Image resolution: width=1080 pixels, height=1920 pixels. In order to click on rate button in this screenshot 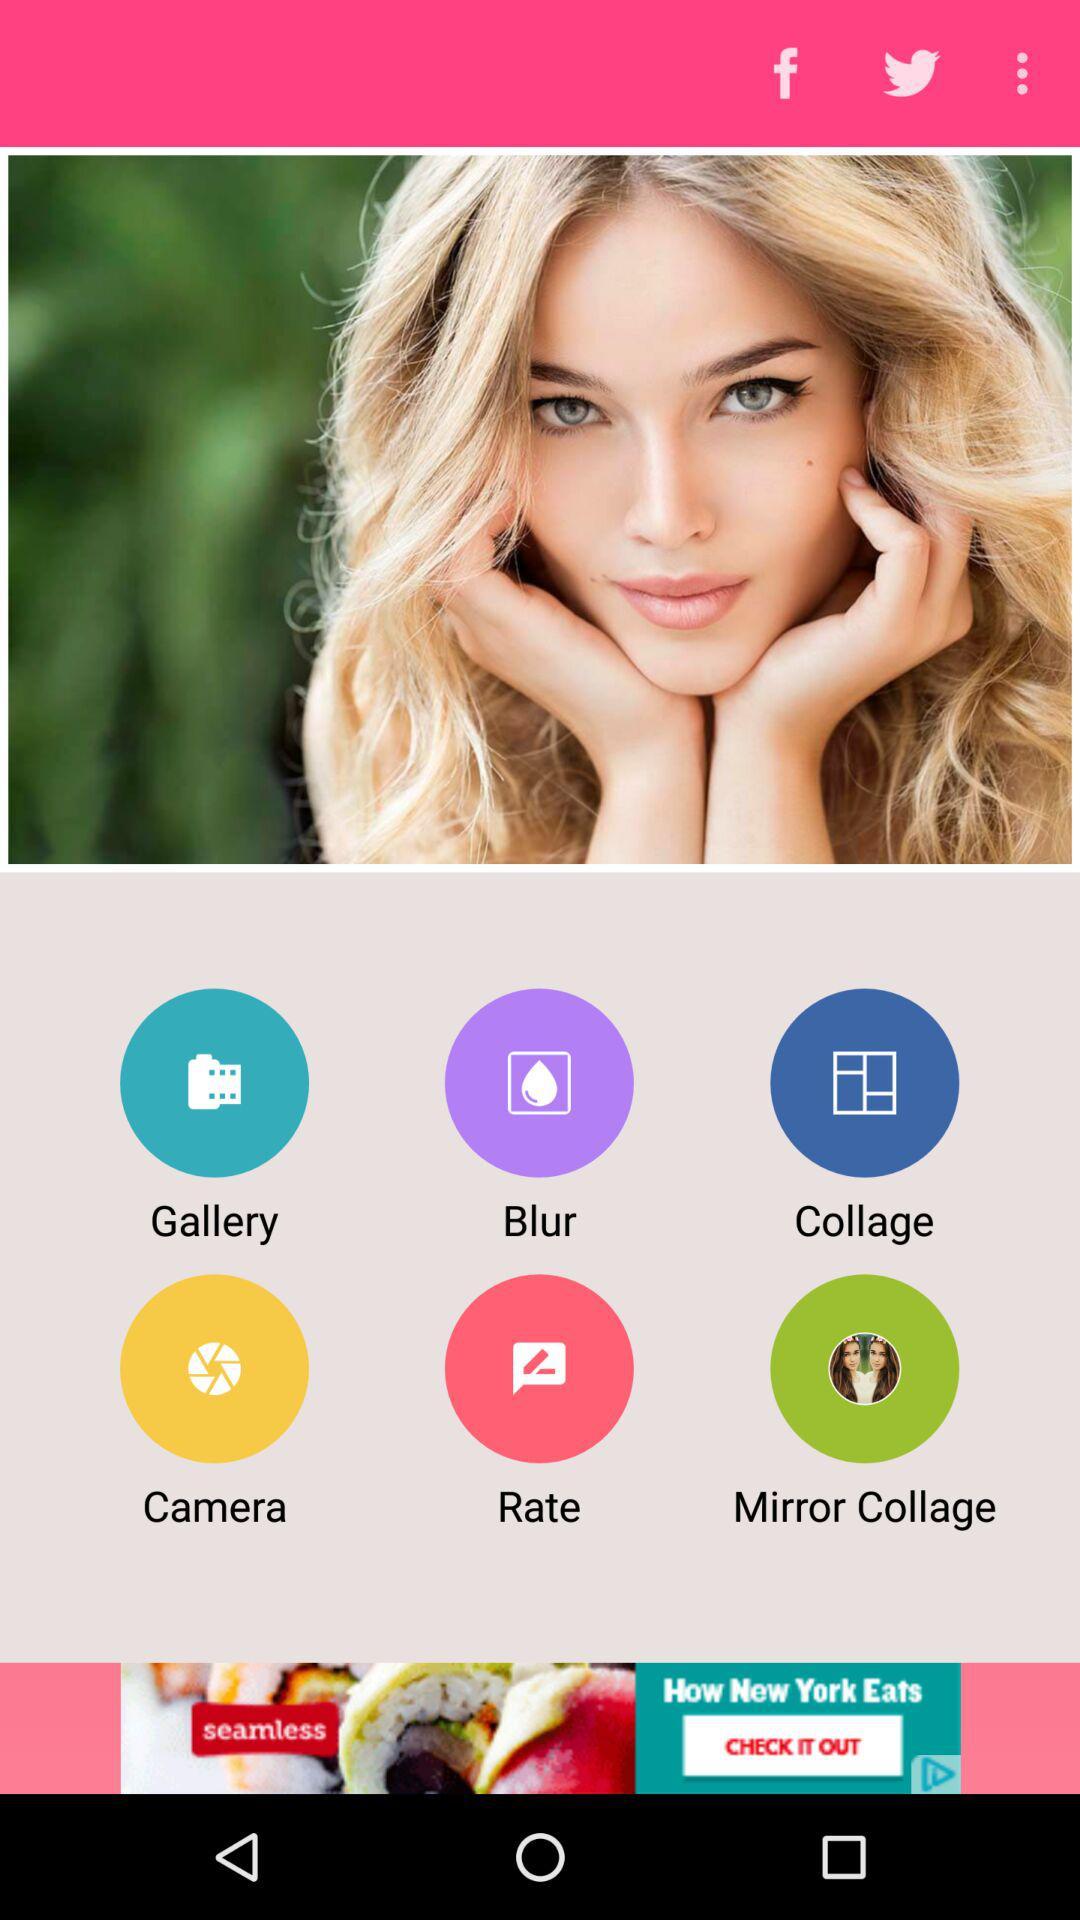, I will do `click(538, 1367)`.